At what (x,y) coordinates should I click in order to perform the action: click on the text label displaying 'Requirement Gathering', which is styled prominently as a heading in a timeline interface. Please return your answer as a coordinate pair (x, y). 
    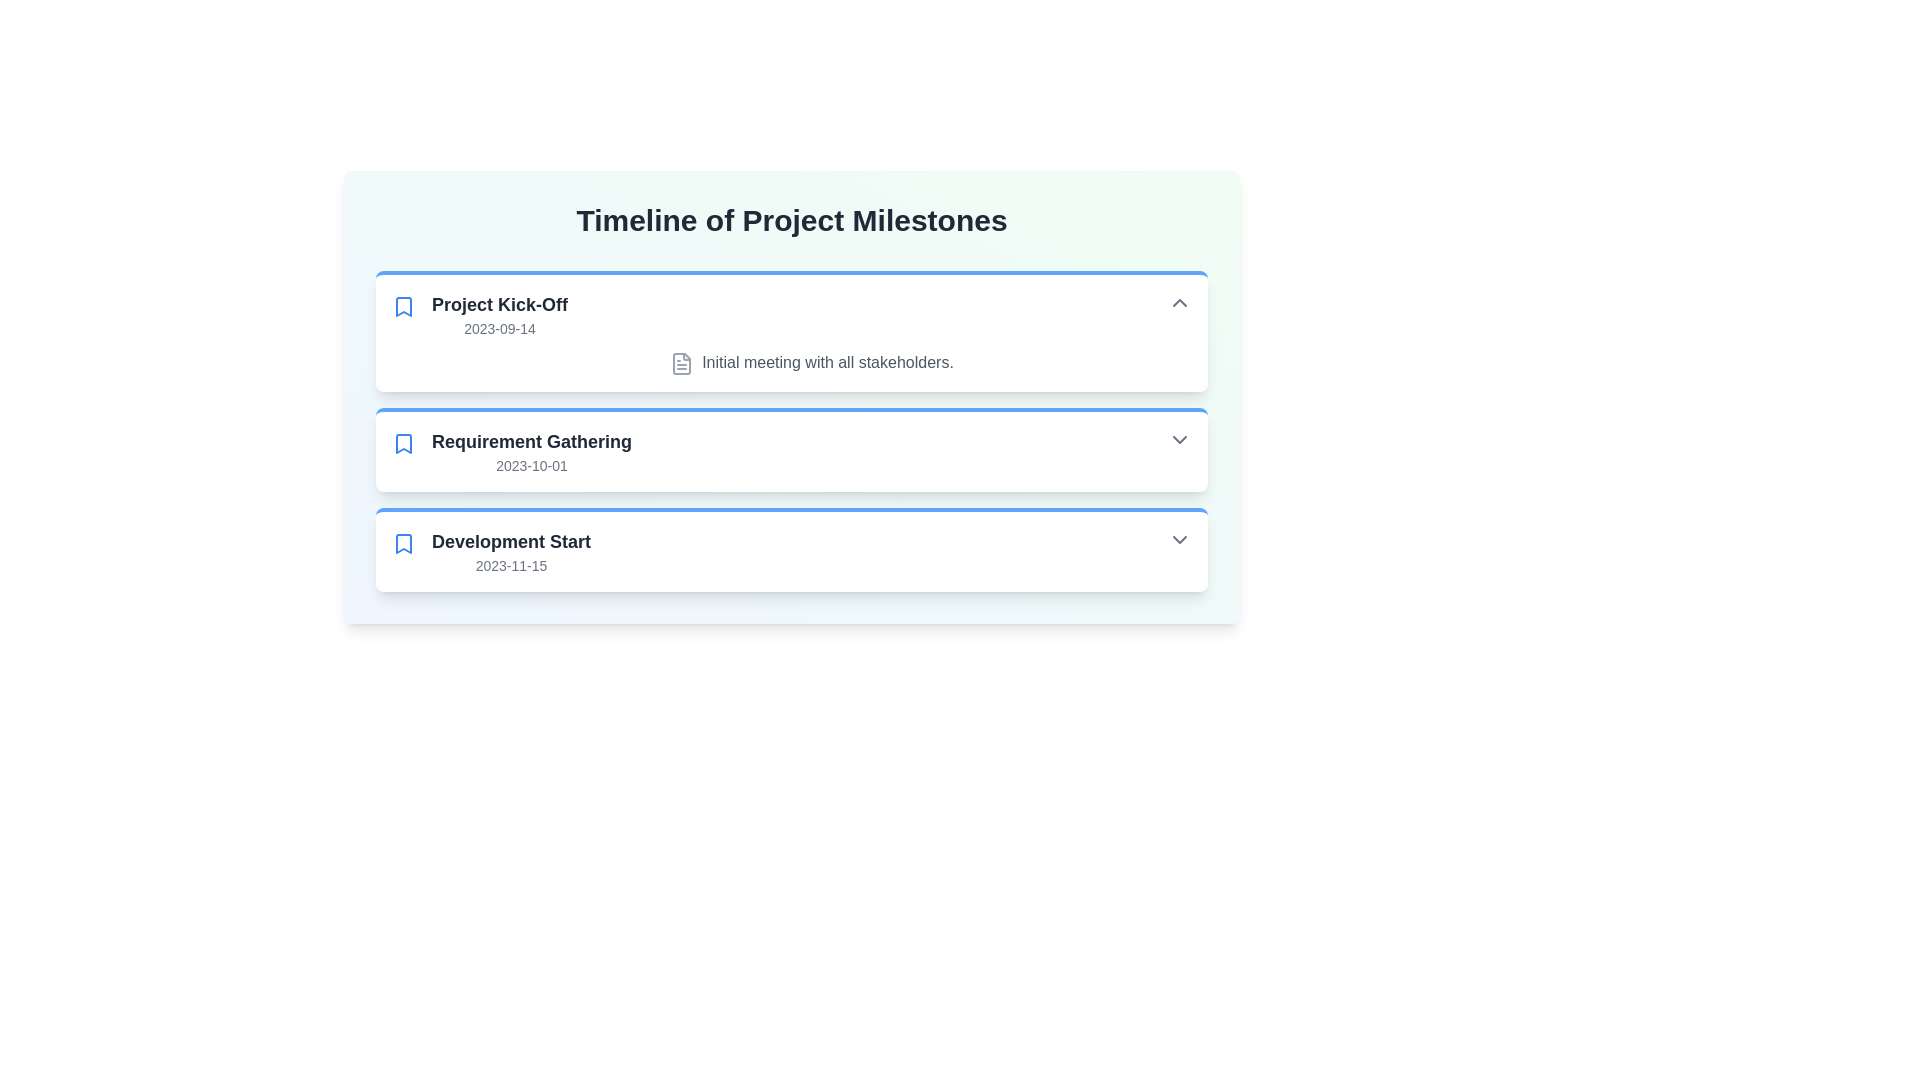
    Looking at the image, I should click on (532, 440).